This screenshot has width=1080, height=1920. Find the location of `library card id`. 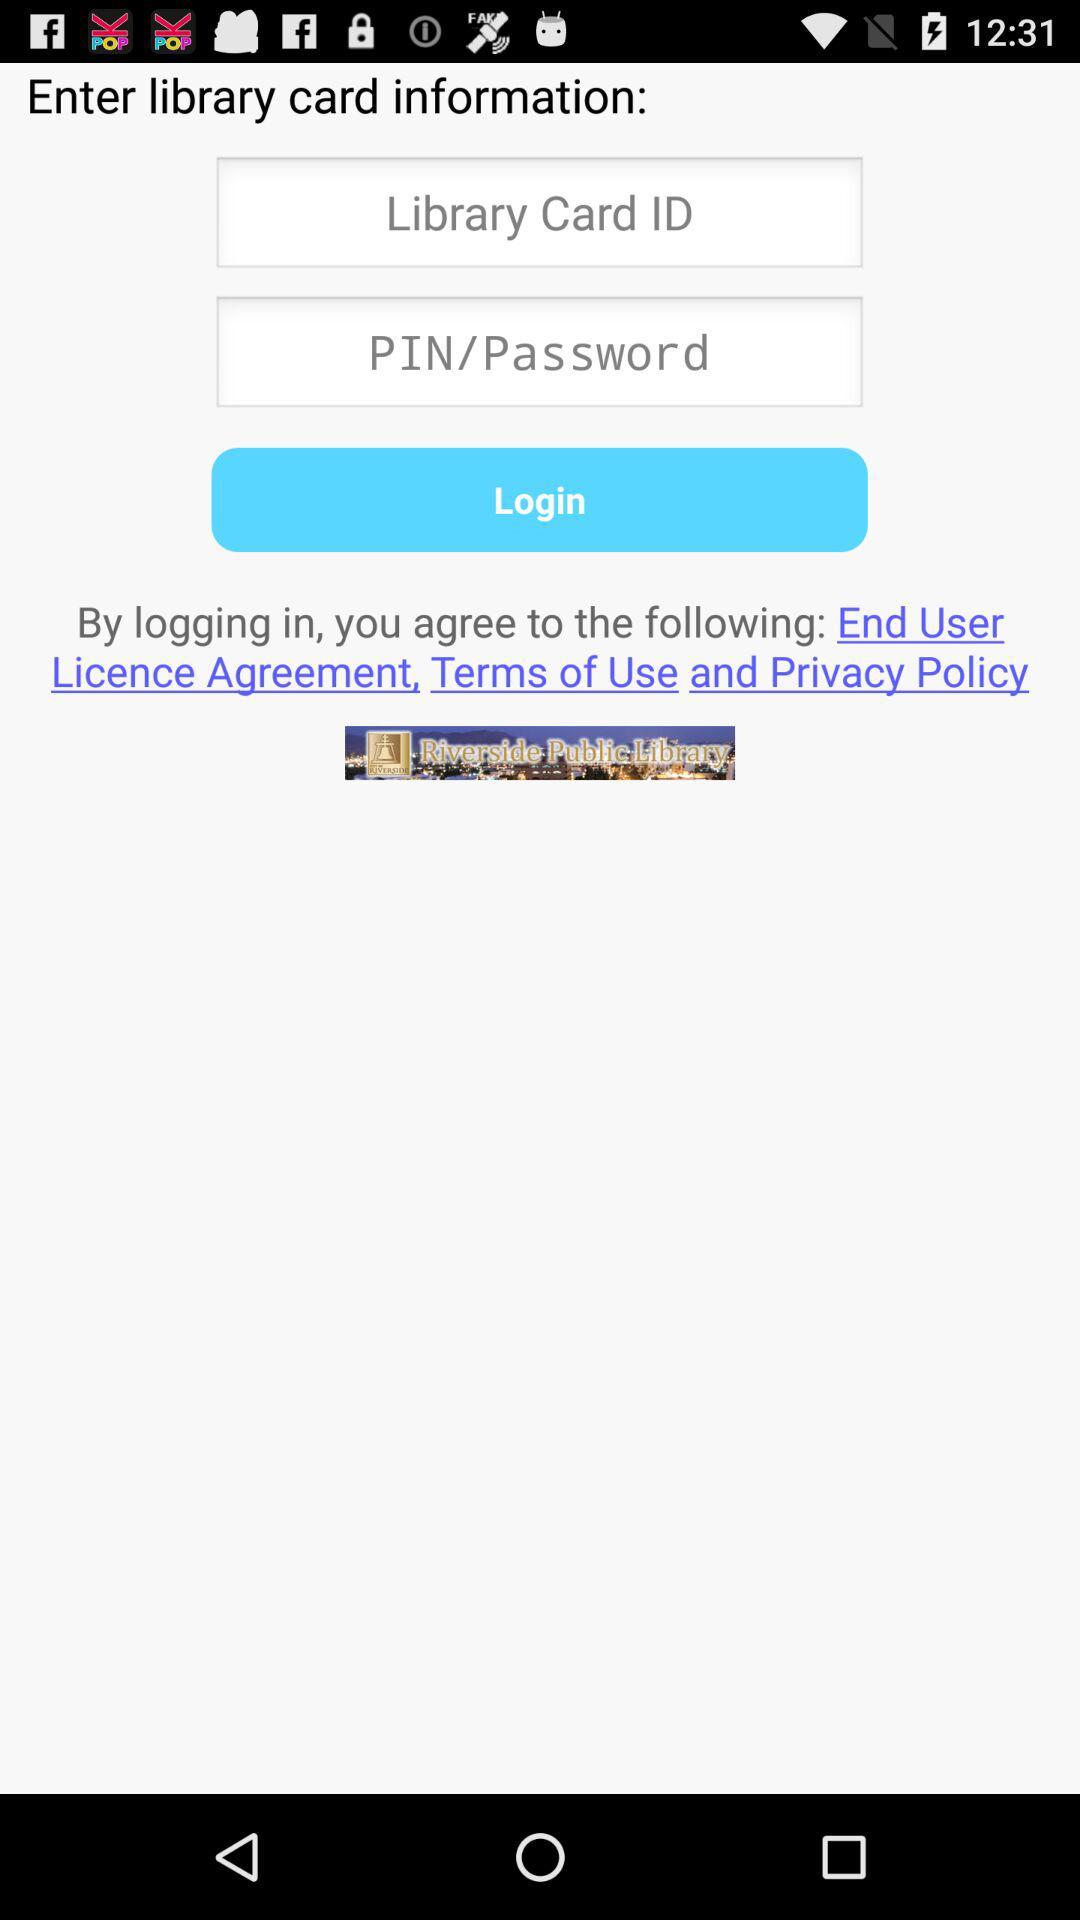

library card id is located at coordinates (538, 218).